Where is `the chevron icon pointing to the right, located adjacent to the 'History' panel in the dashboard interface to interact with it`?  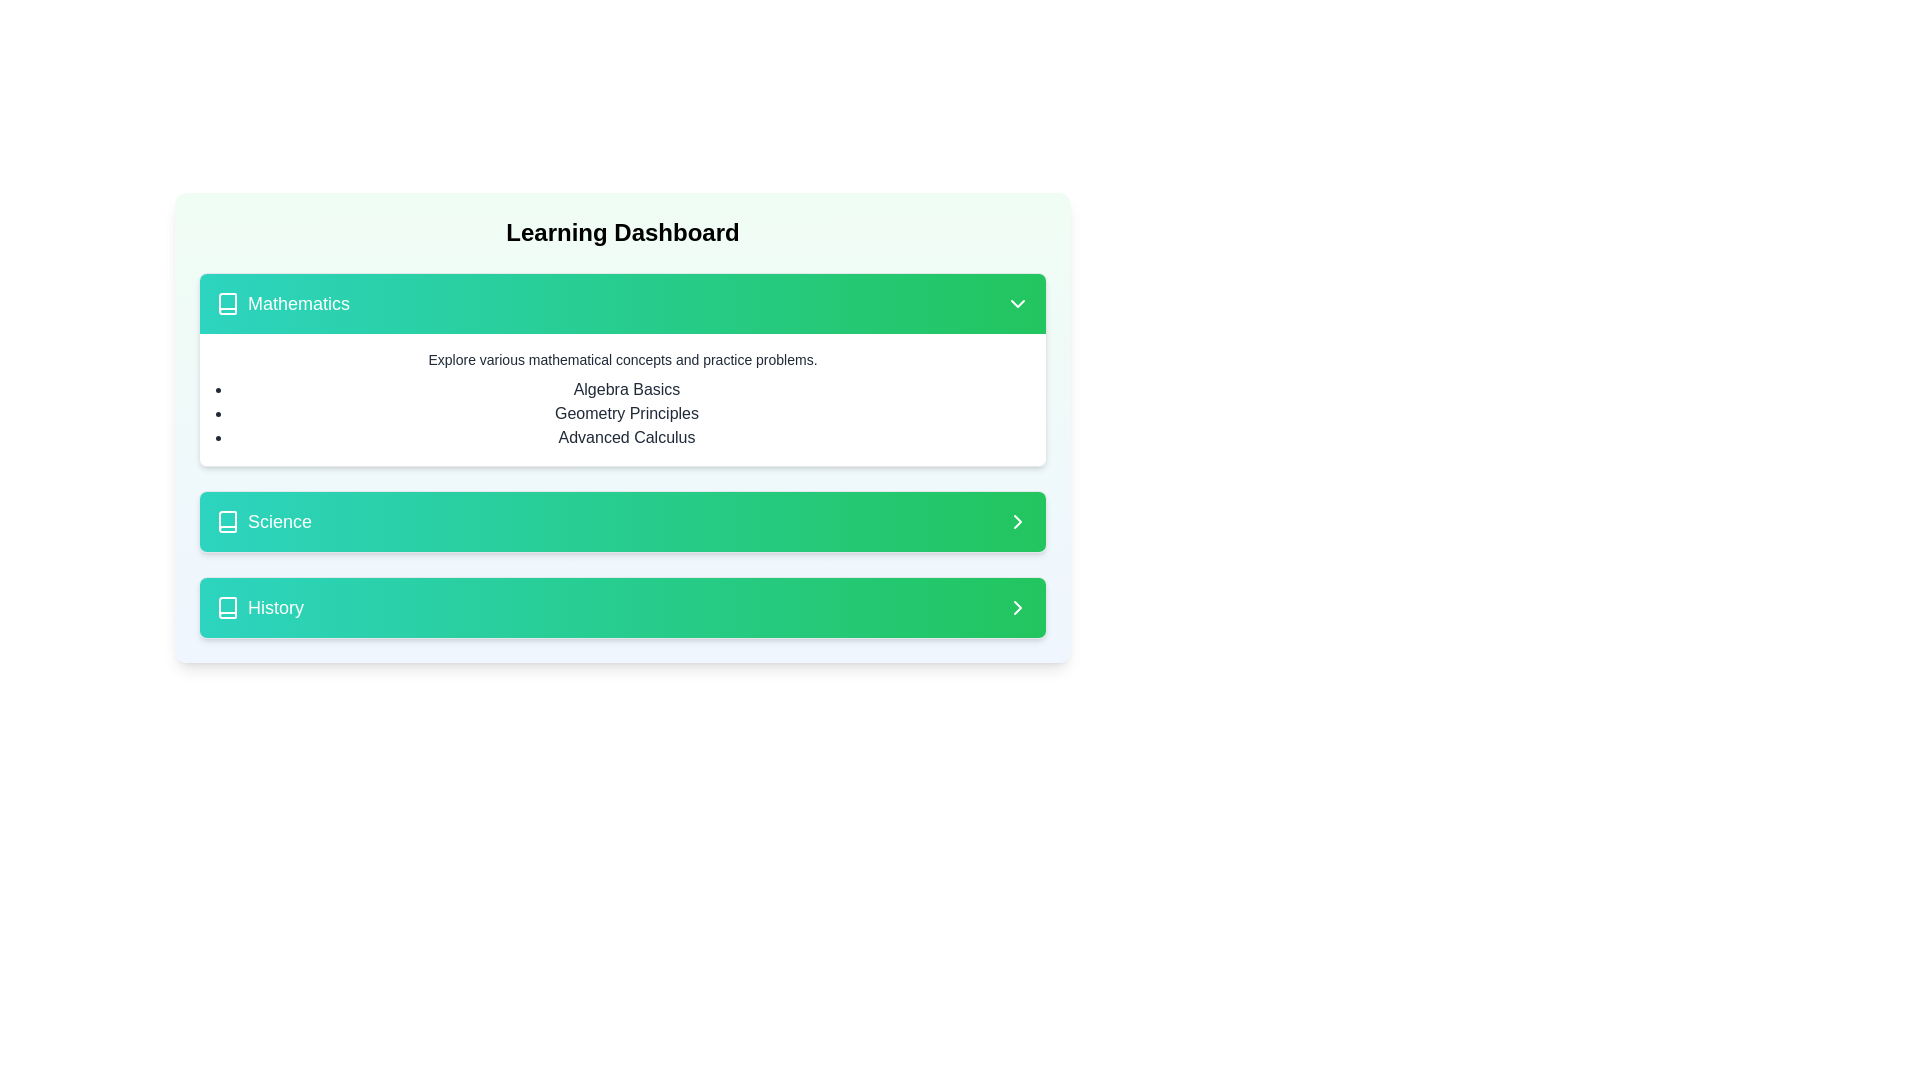 the chevron icon pointing to the right, located adjacent to the 'History' panel in the dashboard interface to interact with it is located at coordinates (1017, 520).